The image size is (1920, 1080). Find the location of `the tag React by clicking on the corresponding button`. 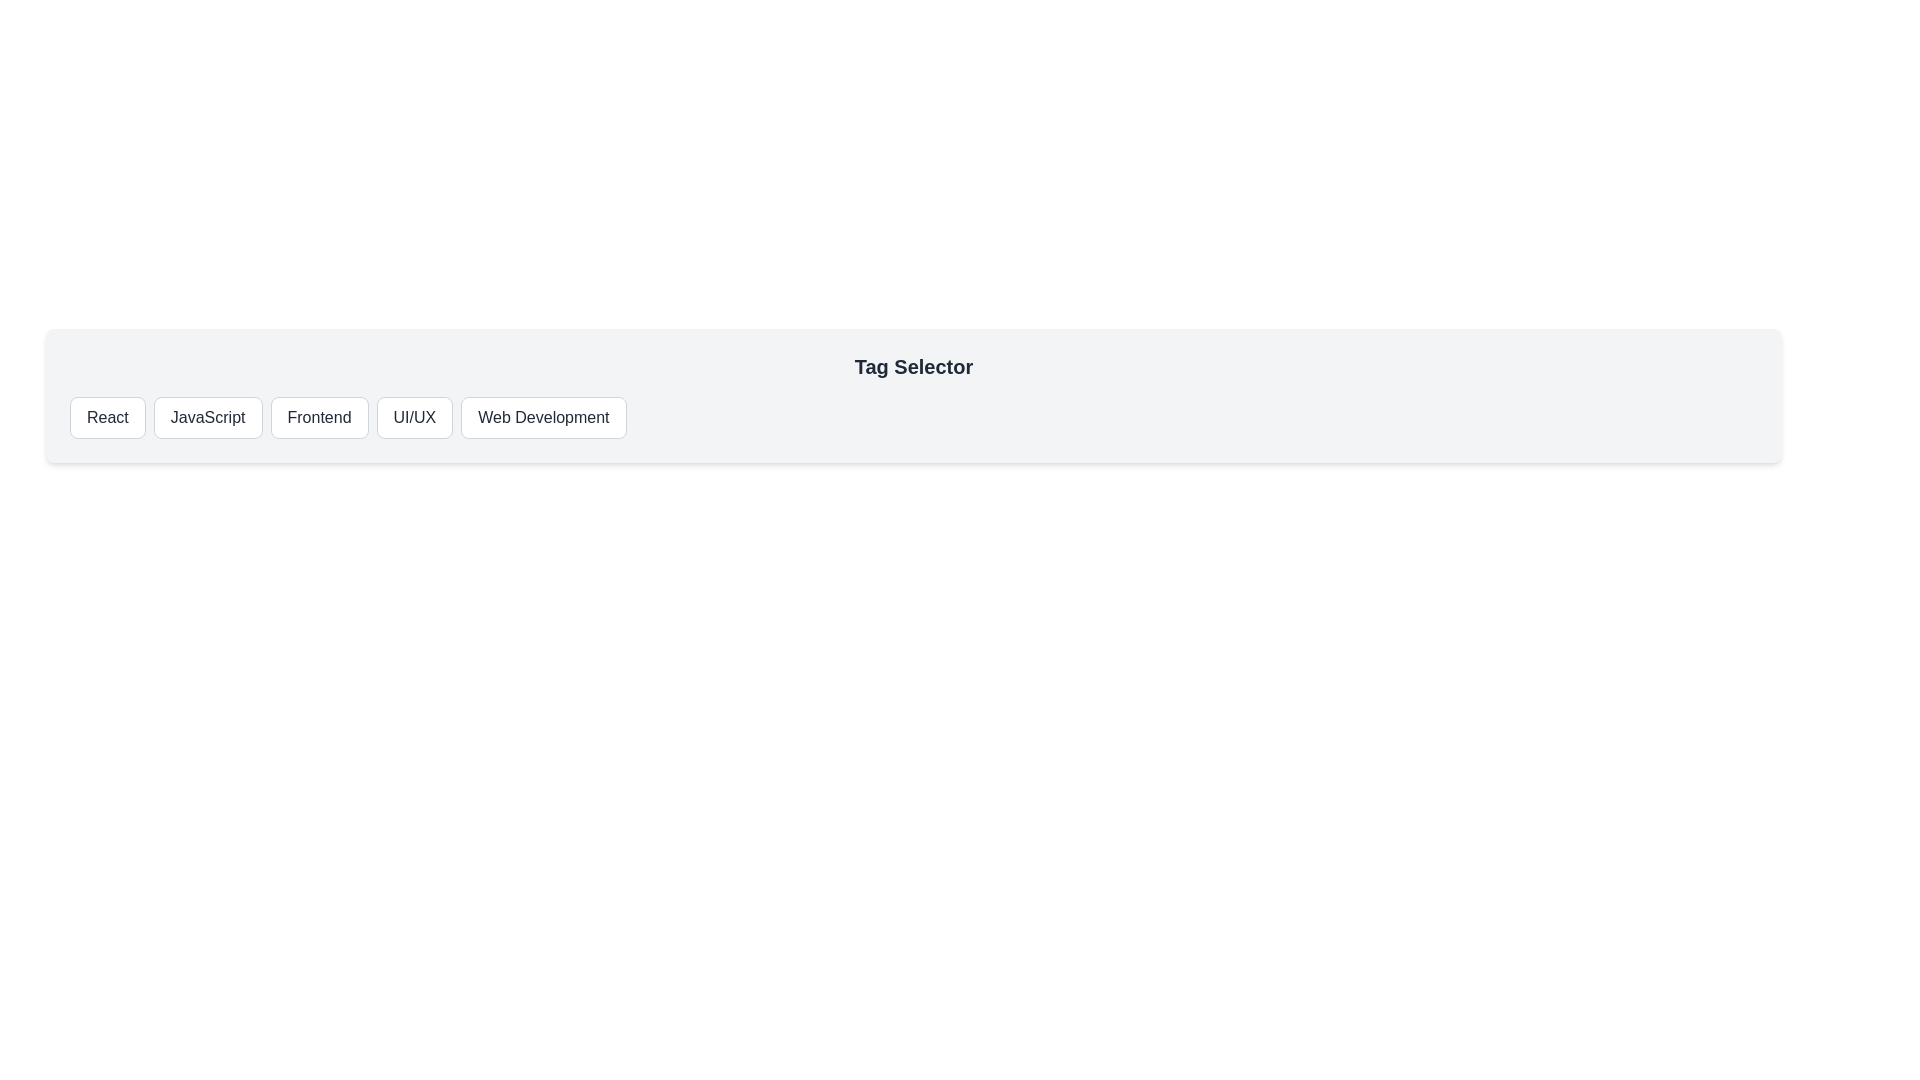

the tag React by clicking on the corresponding button is located at coordinates (105, 416).